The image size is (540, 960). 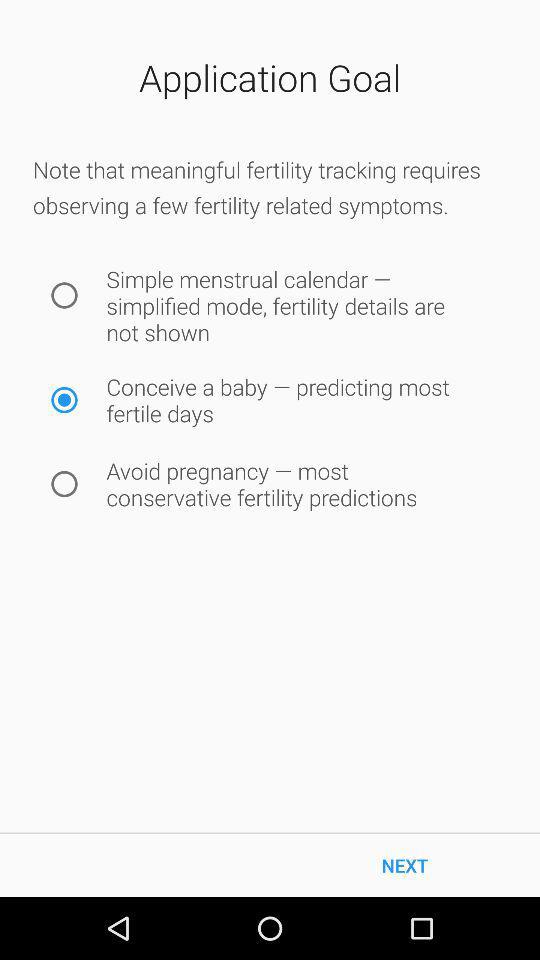 I want to click on simplifed menstraul calendar, so click(x=64, y=294).